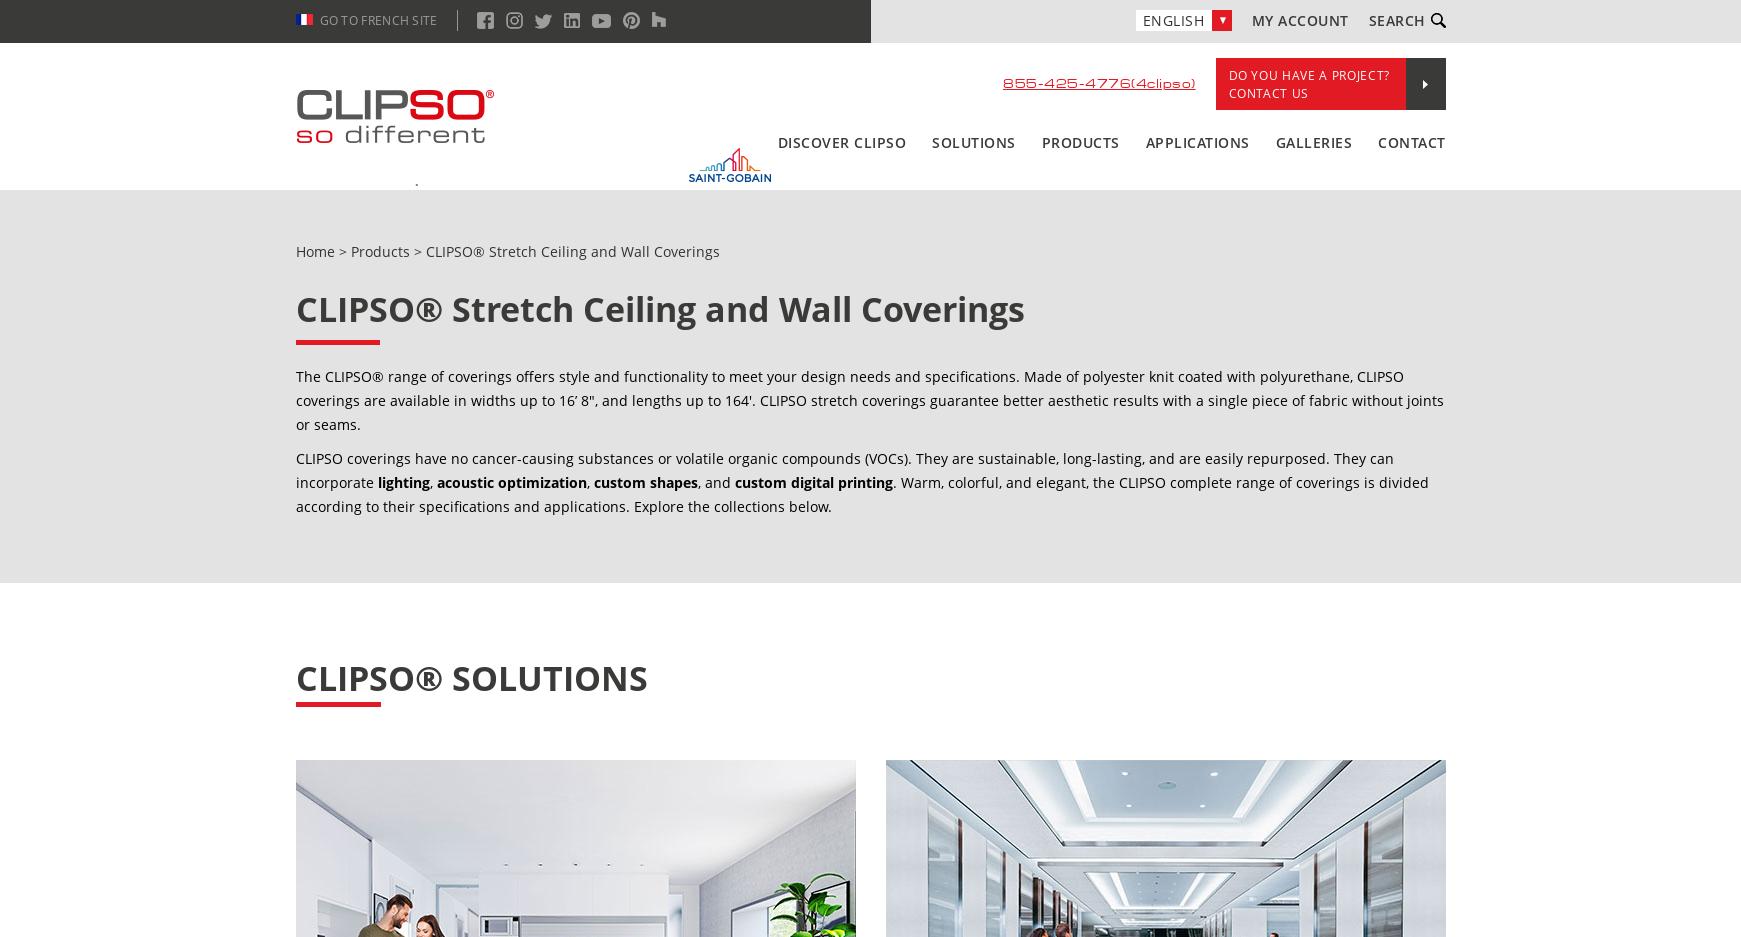 The image size is (1741, 937). Describe the element at coordinates (402, 482) in the screenshot. I see `'lighting'` at that location.